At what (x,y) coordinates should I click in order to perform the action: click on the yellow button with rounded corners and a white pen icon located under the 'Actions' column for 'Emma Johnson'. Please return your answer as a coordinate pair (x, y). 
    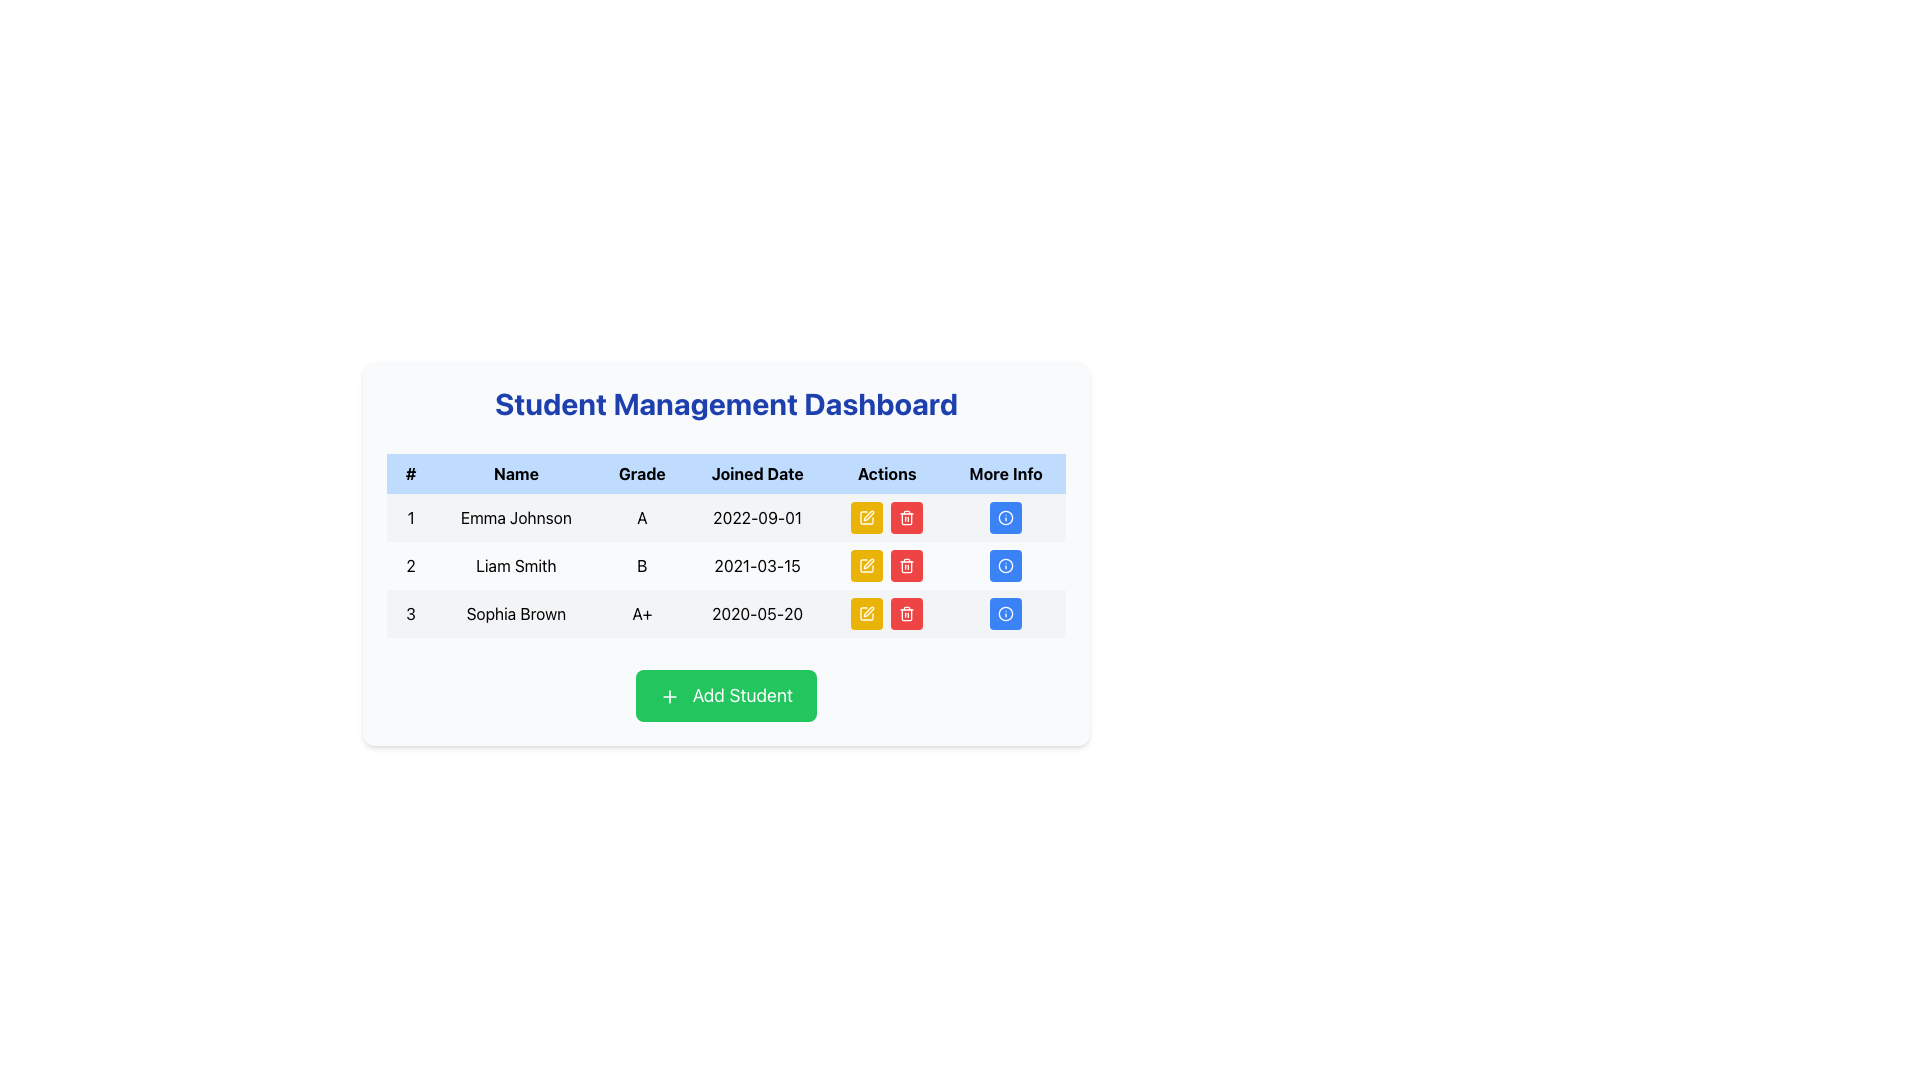
    Looking at the image, I should click on (867, 516).